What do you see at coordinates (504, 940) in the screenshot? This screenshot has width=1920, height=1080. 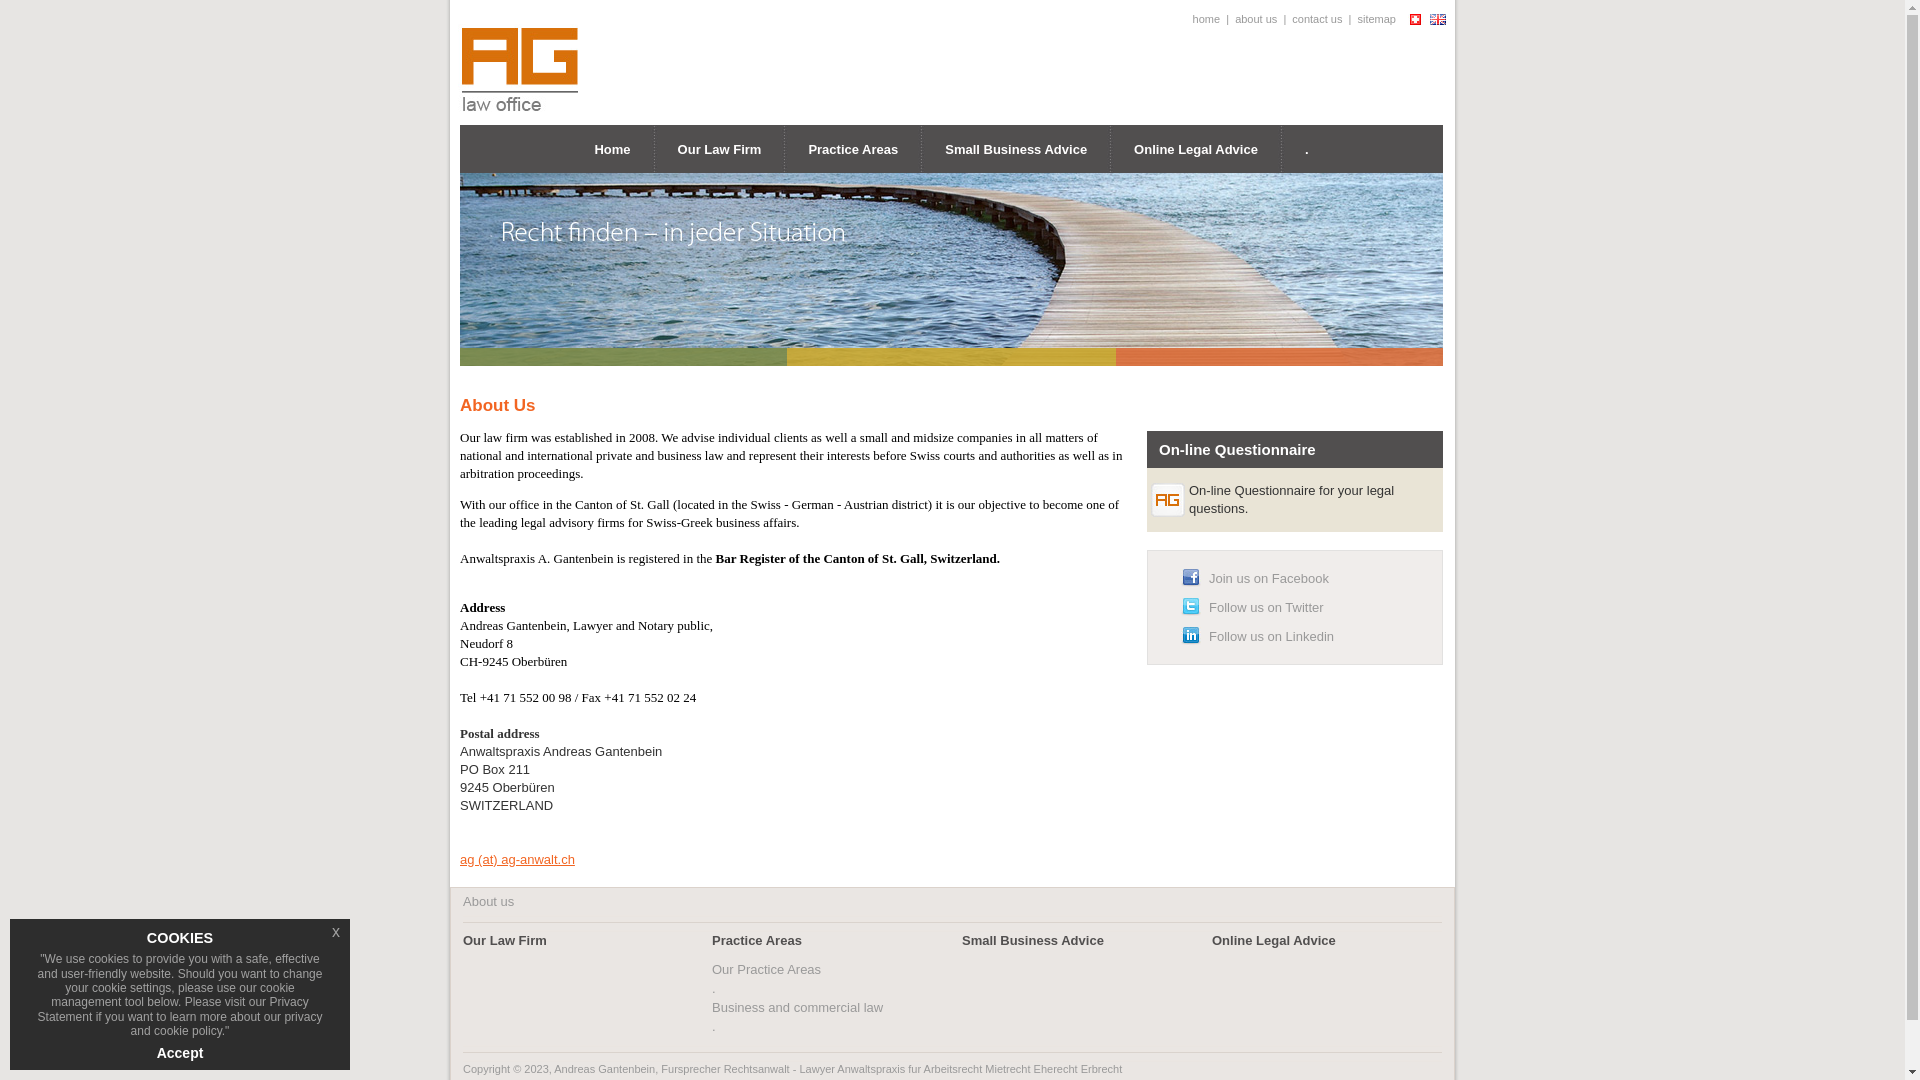 I see `'Our Law Firm'` at bounding box center [504, 940].